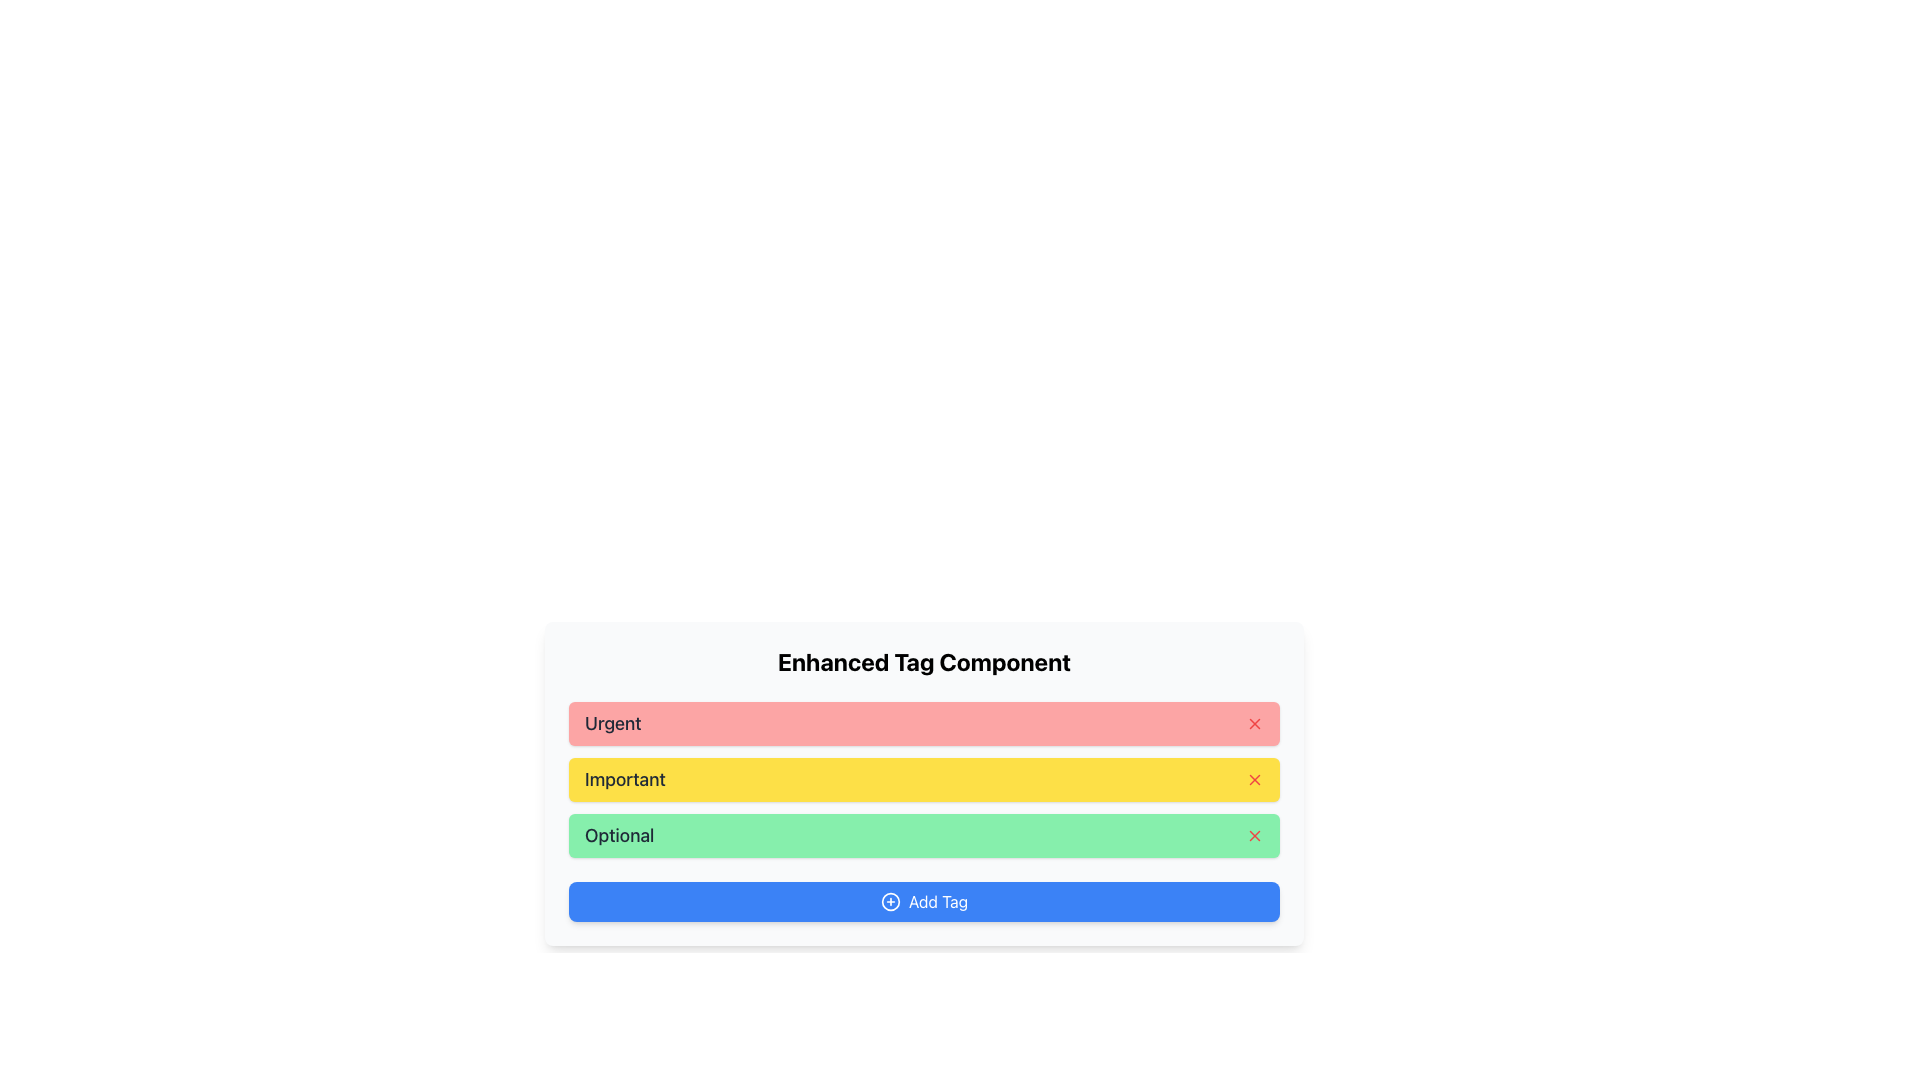  Describe the element at coordinates (1253, 724) in the screenshot. I see `the delete or close icon button located in the topmost 'Urgent' tag of the Enhanced Tag Component` at that location.